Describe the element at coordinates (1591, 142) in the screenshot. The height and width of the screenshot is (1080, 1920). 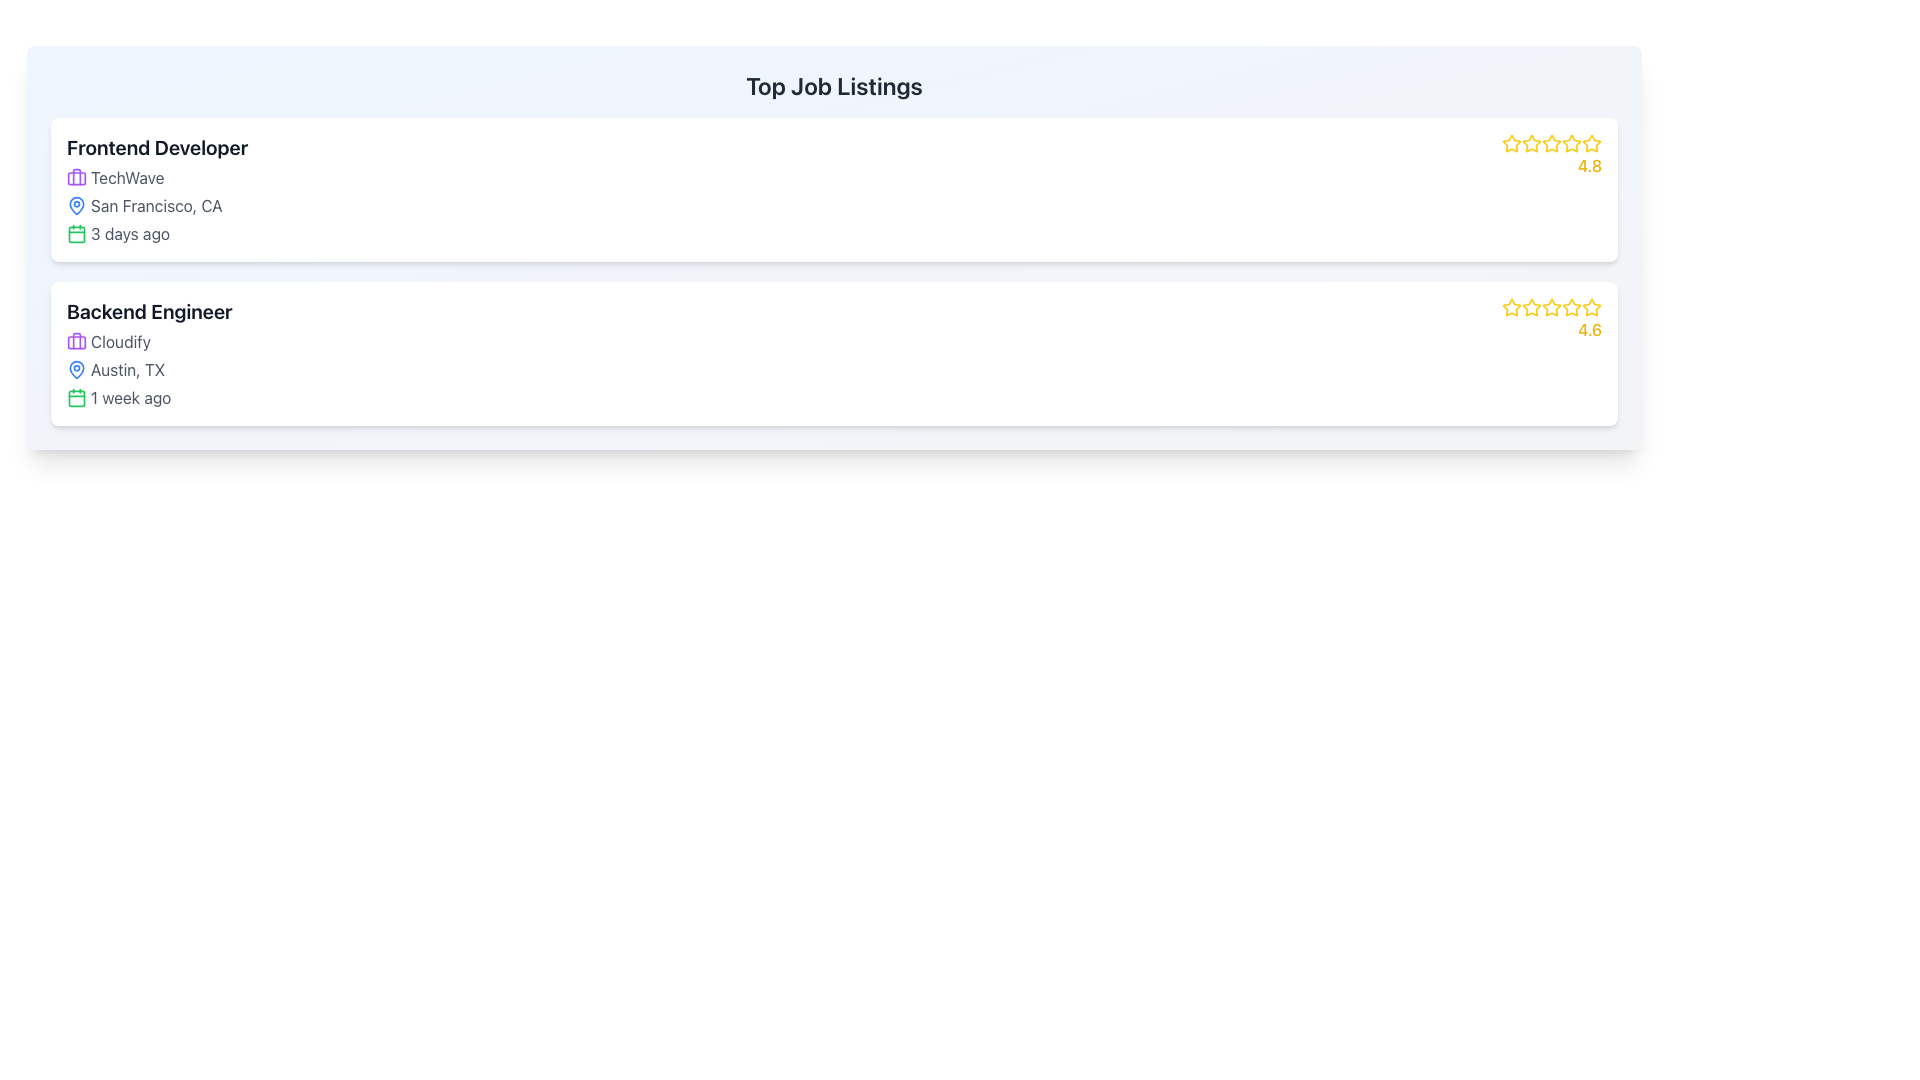
I see `the fifth star icon in the 5-star rating system for the Frontend Developer job listing to interact with the rating system` at that location.